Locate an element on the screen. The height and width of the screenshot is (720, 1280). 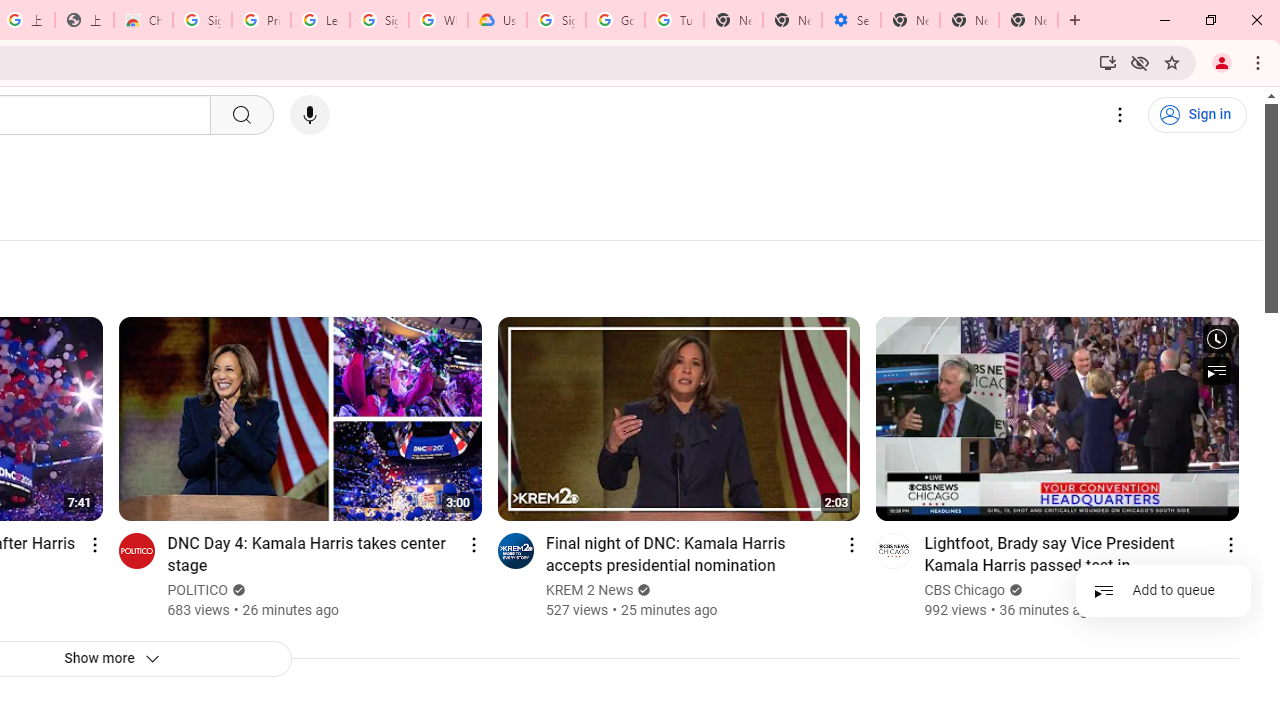
'Google Account Help' is located at coordinates (614, 20).